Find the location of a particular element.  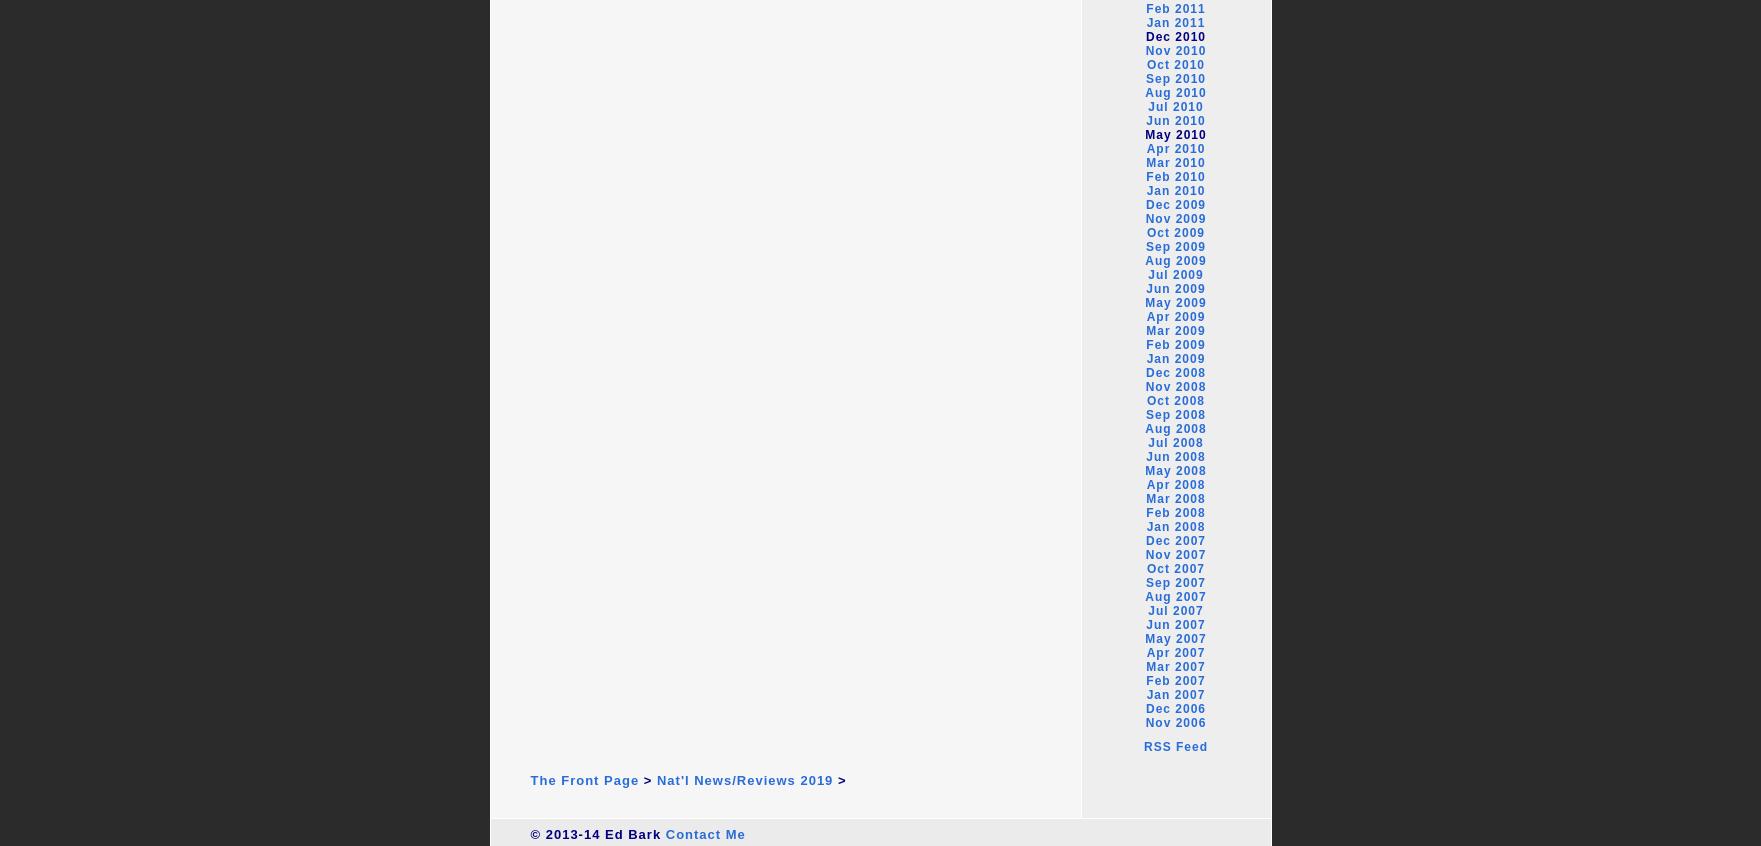

'Jul 2007' is located at coordinates (1175, 609).